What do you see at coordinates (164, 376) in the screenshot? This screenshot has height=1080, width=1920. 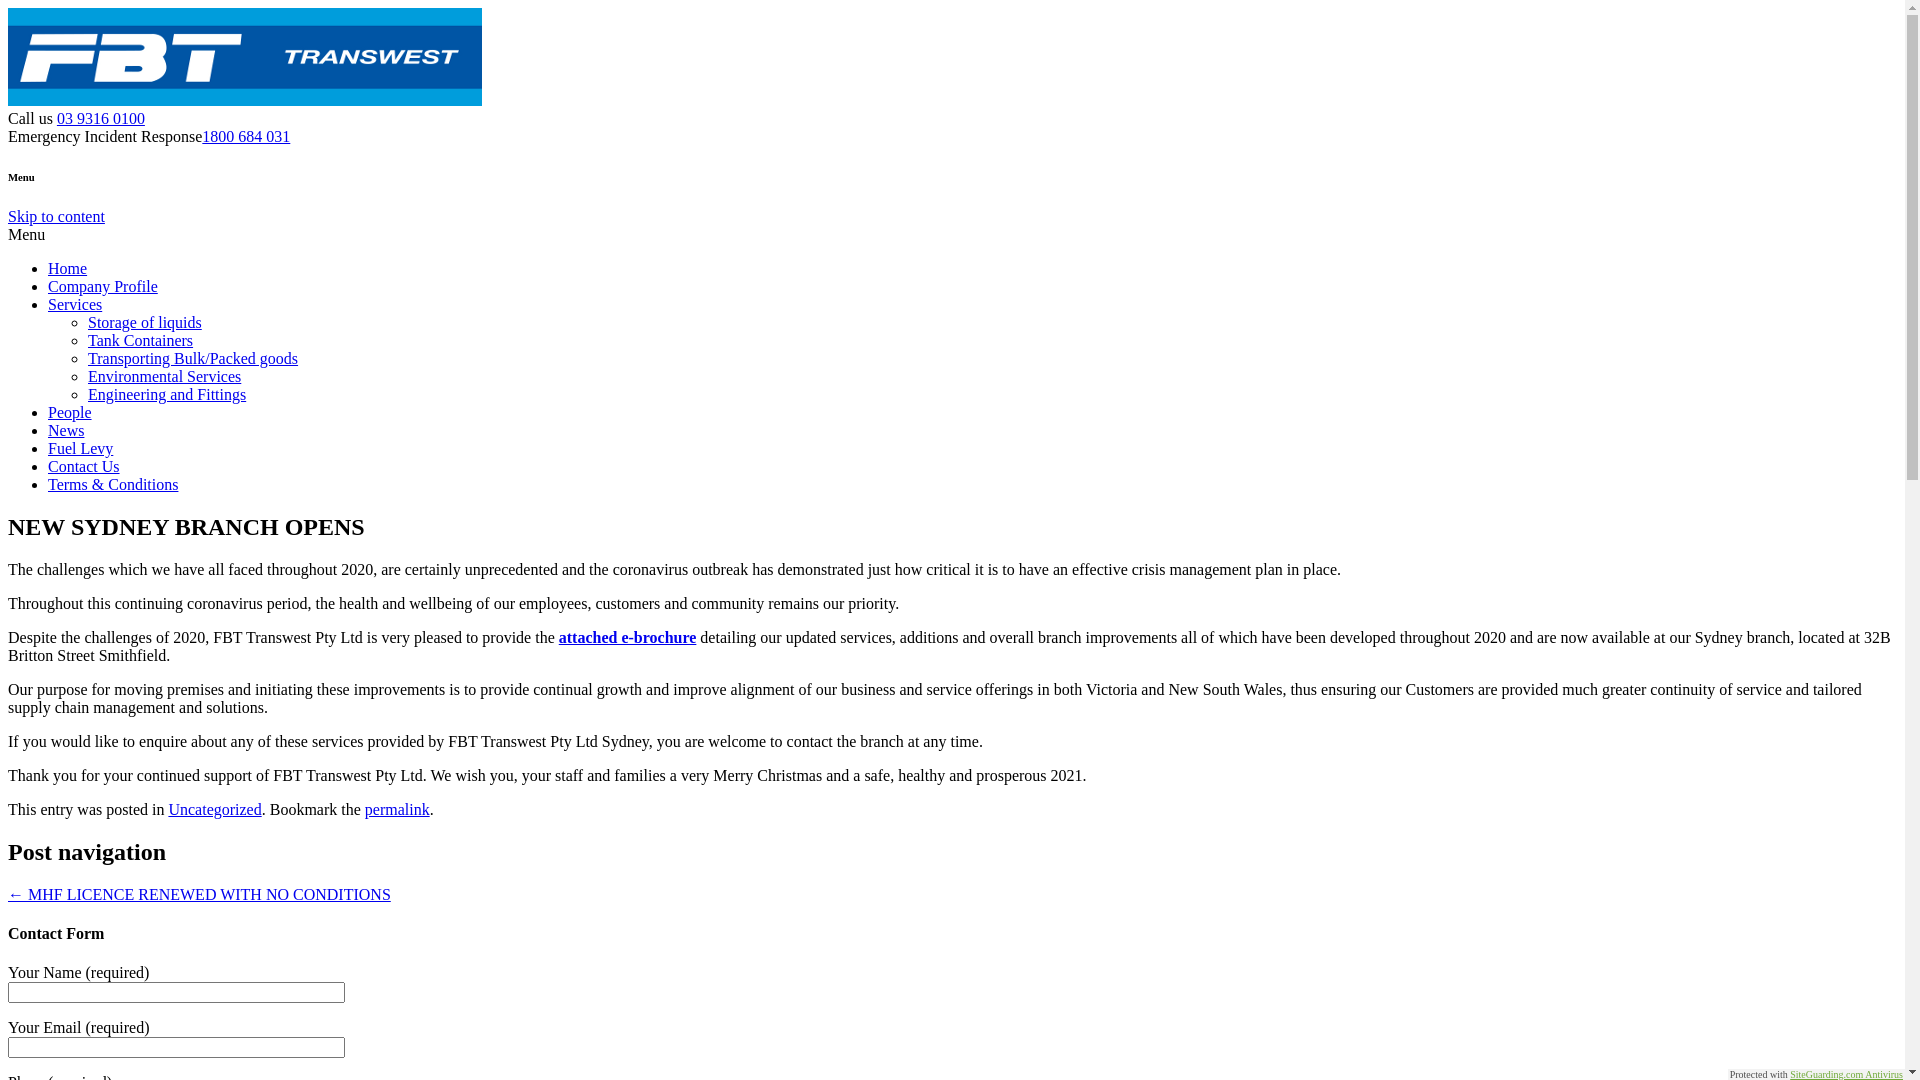 I see `'Environmental Services'` at bounding box center [164, 376].